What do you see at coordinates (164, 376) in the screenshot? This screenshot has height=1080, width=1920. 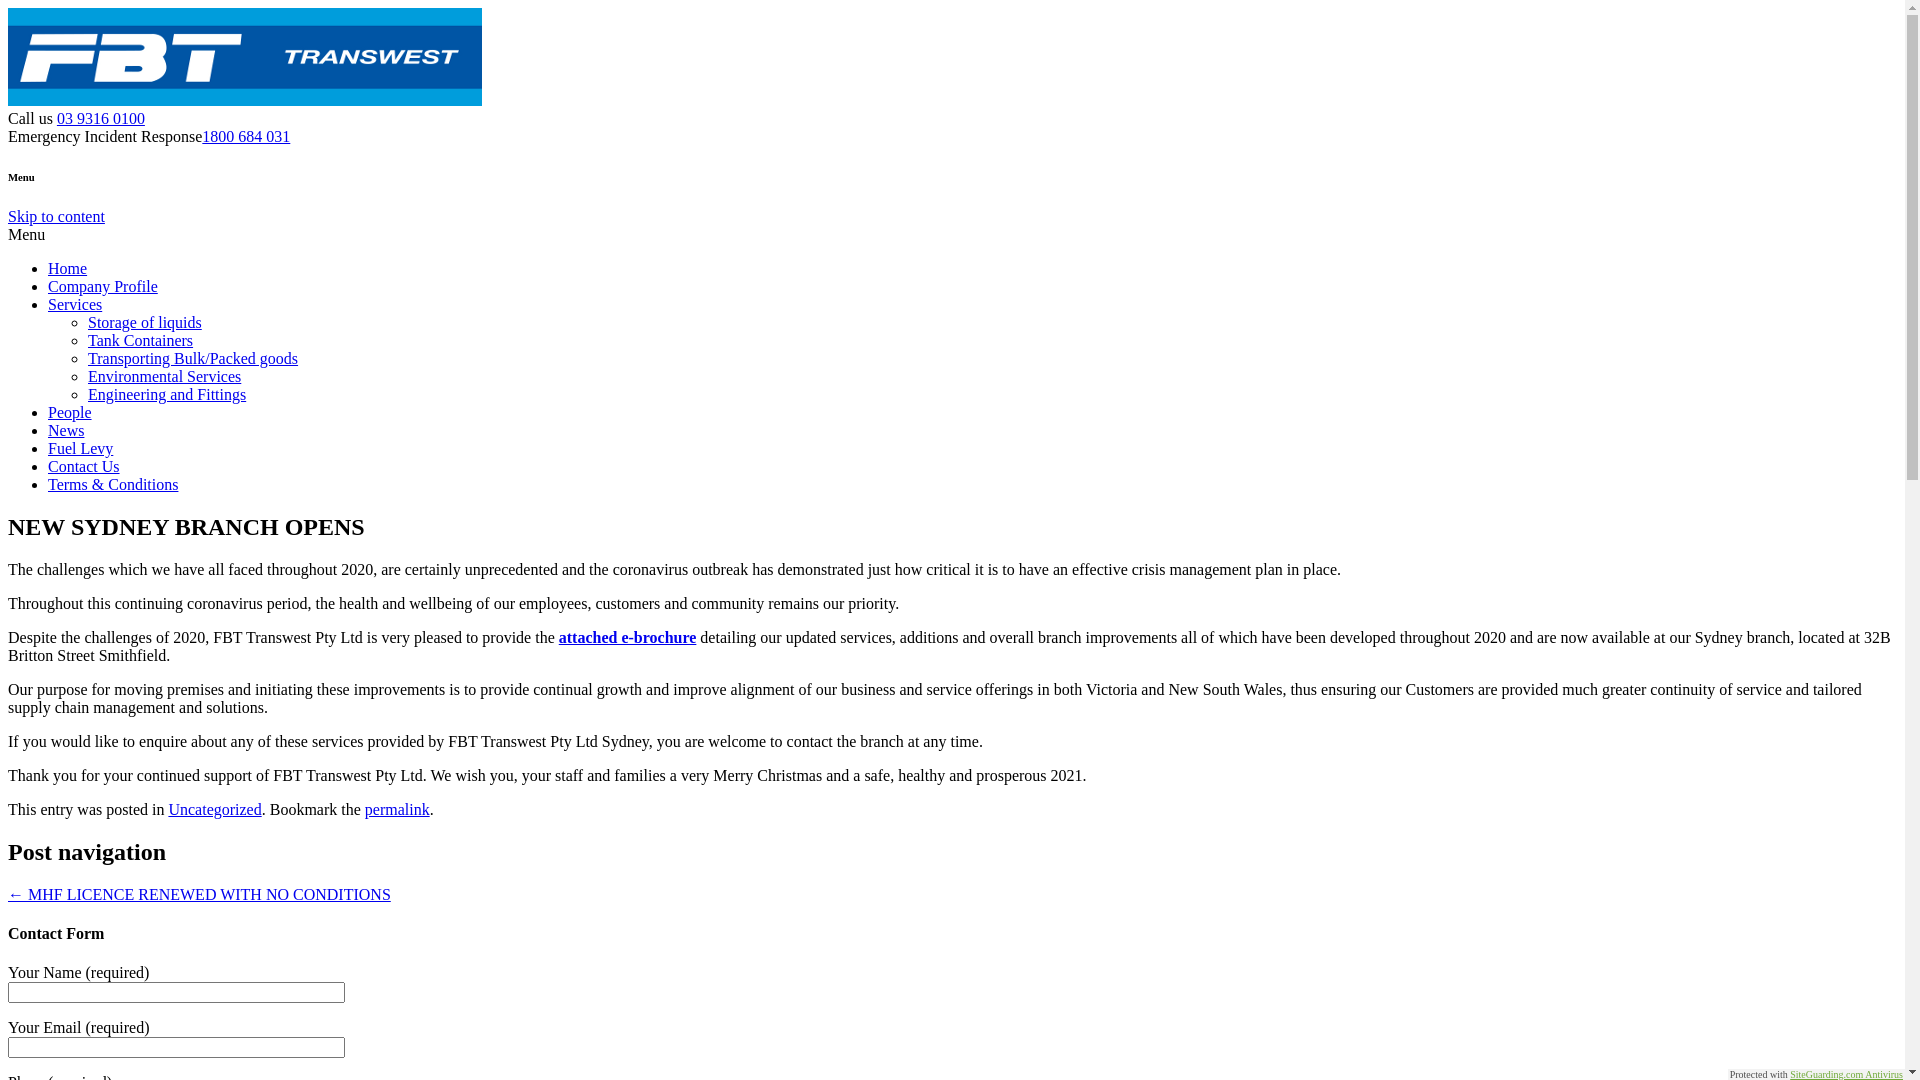 I see `'Environmental Services'` at bounding box center [164, 376].